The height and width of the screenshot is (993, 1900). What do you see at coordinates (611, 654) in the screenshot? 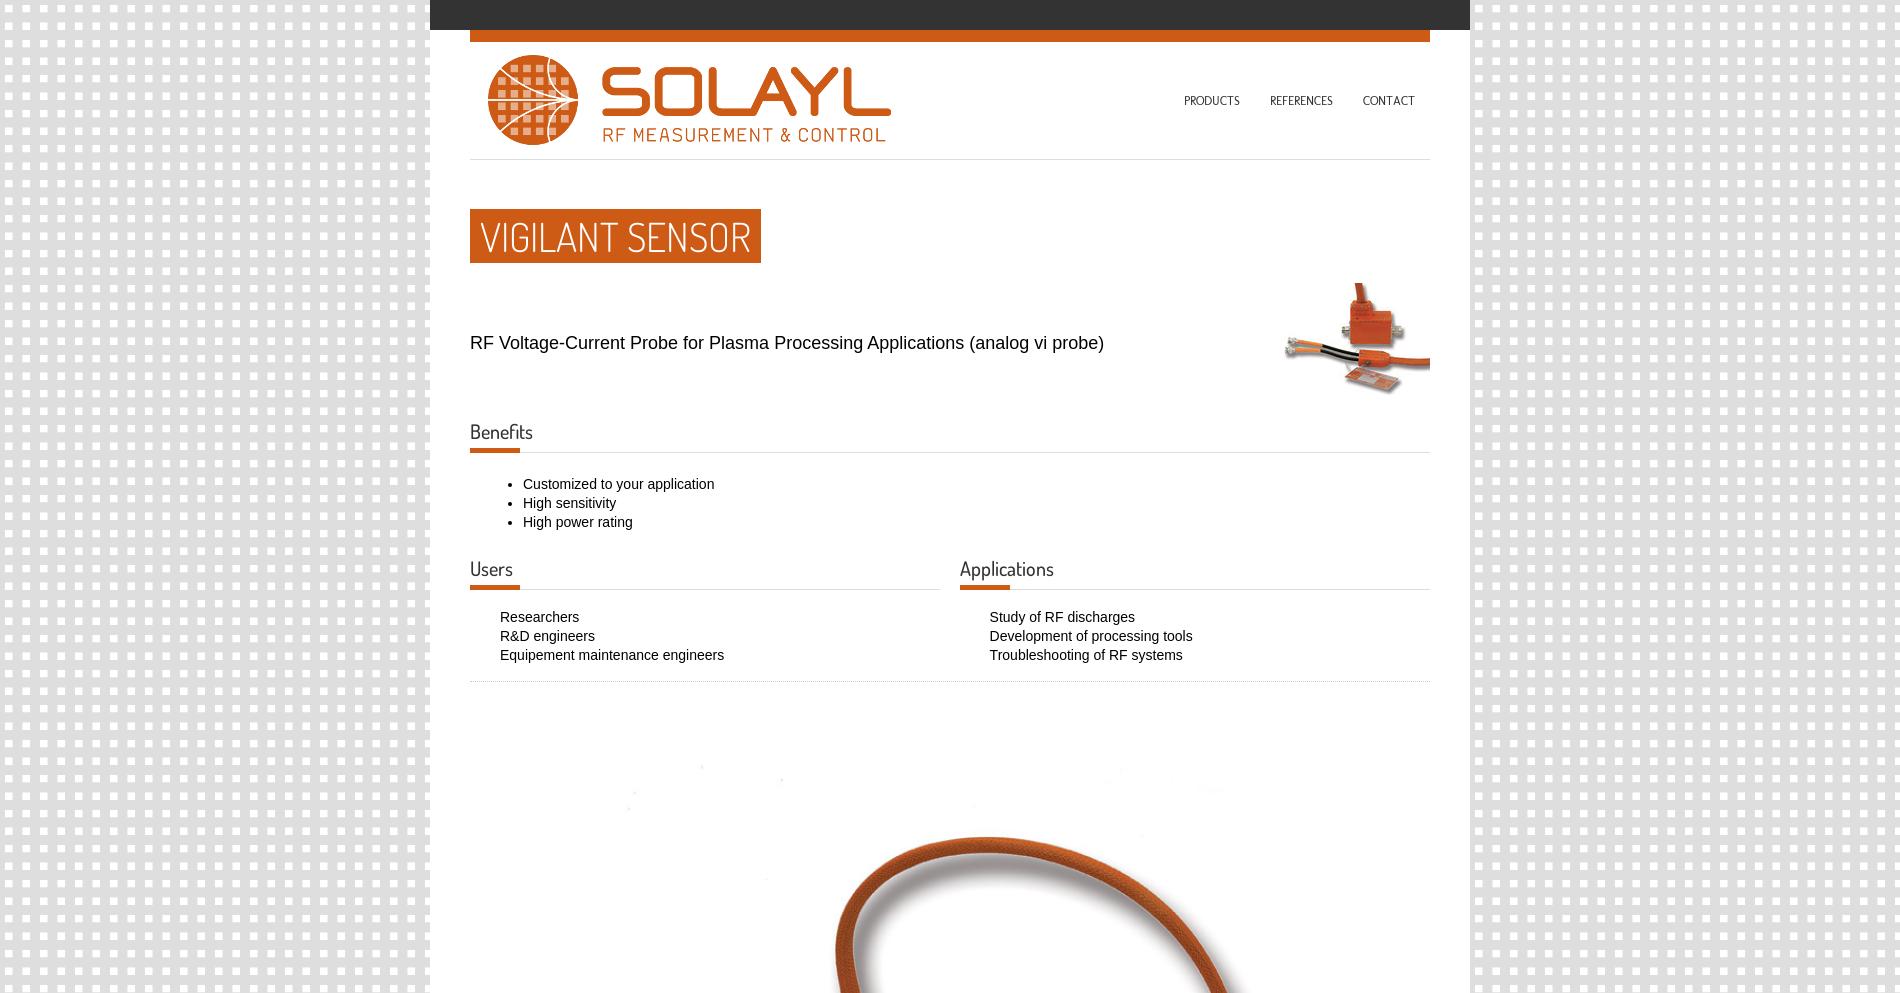
I see `'Equipement maintenance engineers'` at bounding box center [611, 654].